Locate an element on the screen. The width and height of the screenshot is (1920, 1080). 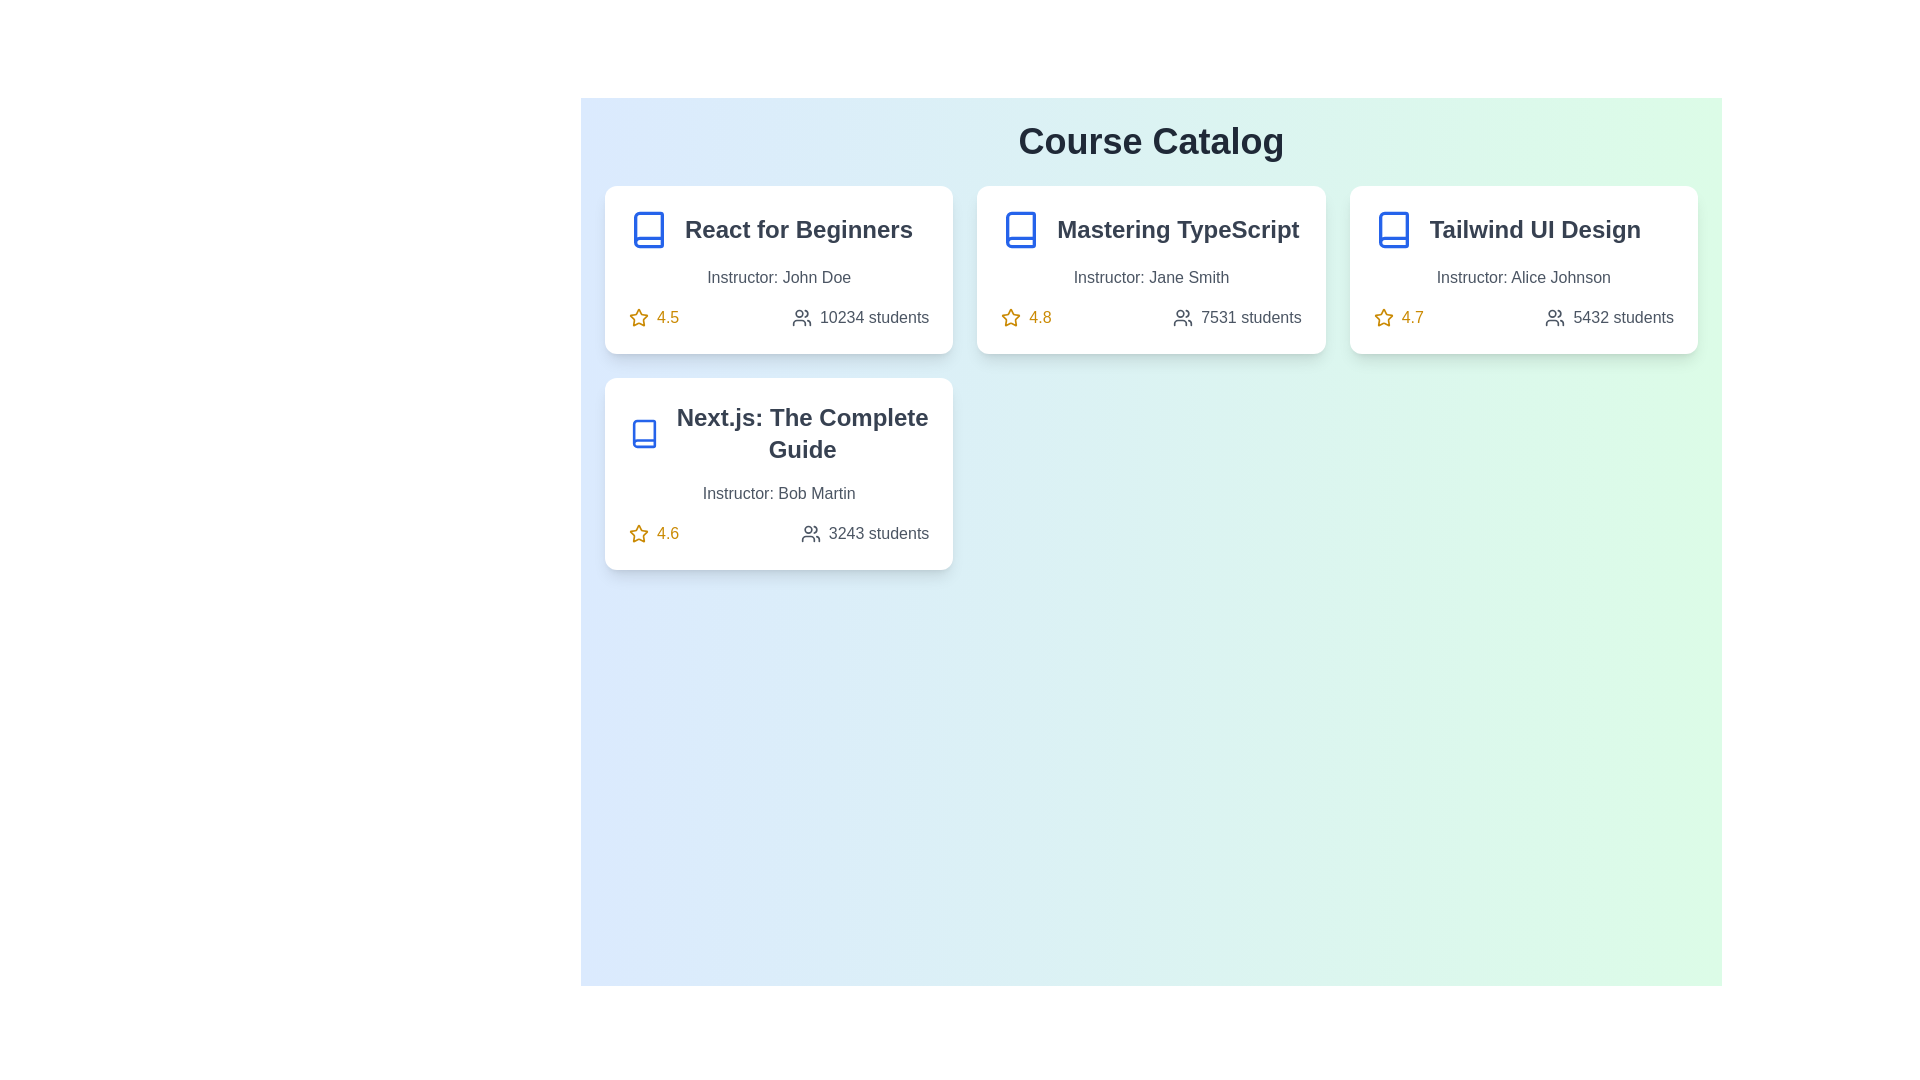
the text label that displays 'Instructor: John Doe' which is styled in gray and located below the course title 'React for Beginners' is located at coordinates (778, 277).